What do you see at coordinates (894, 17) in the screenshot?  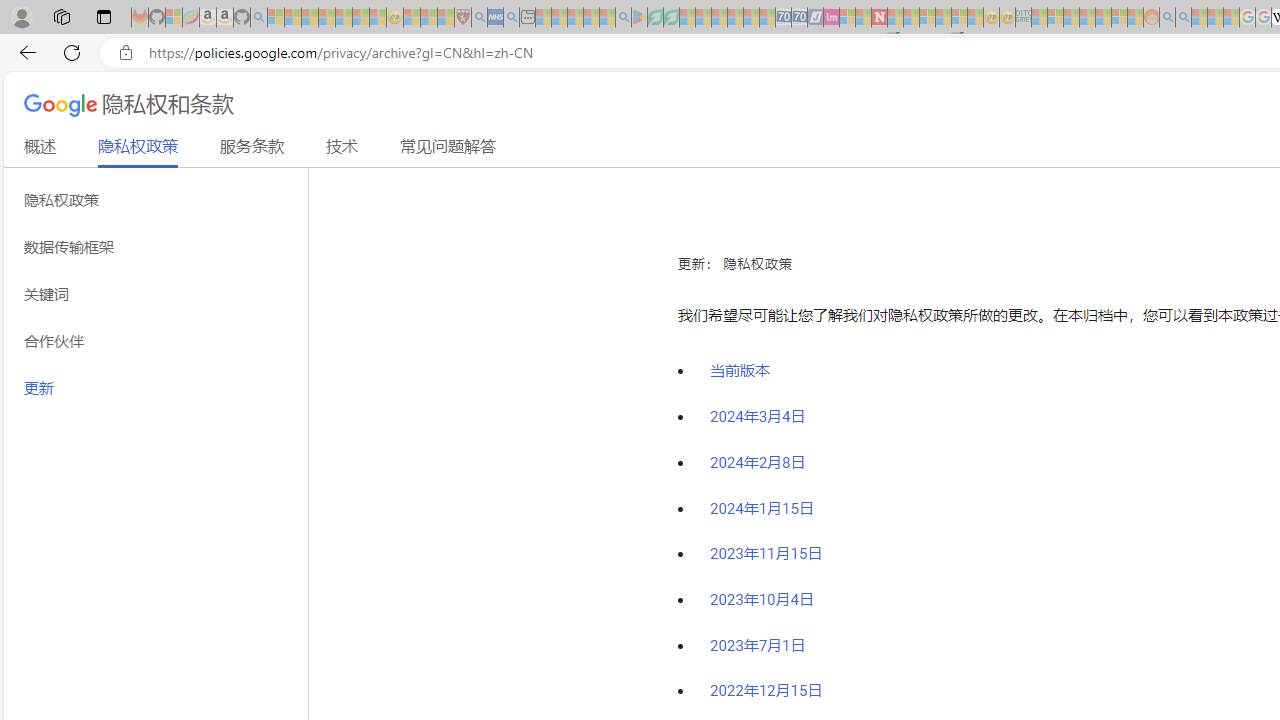 I see `'Trusted Community Engagement and Contributions | Guidelines'` at bounding box center [894, 17].